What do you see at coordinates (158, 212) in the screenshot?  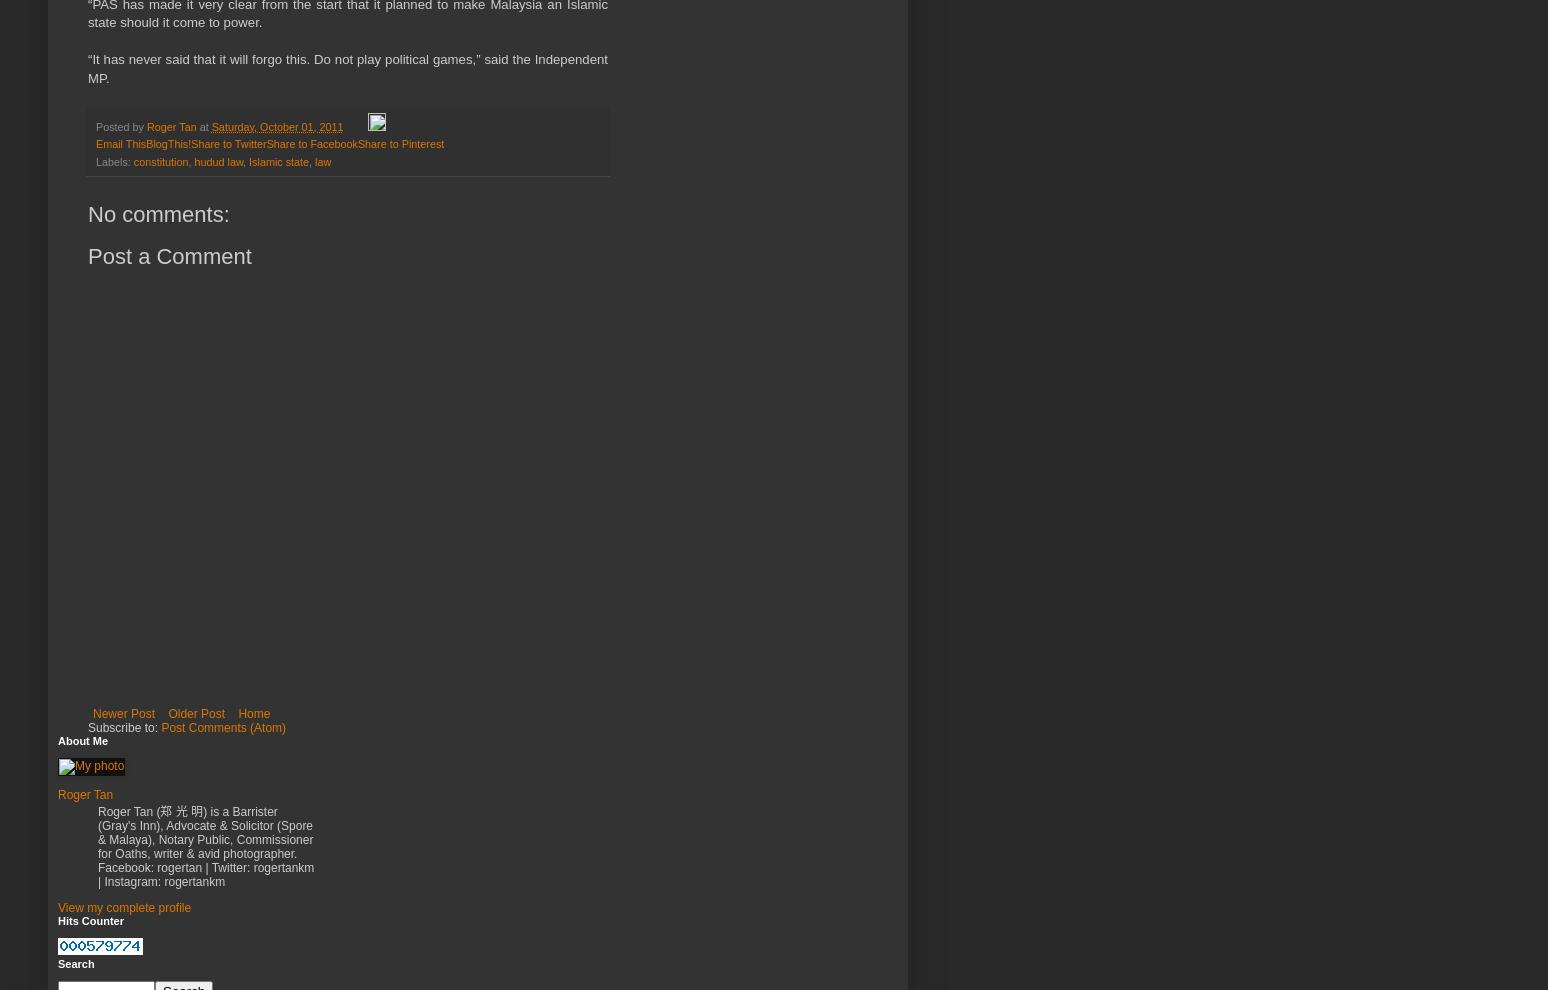 I see `'No comments:'` at bounding box center [158, 212].